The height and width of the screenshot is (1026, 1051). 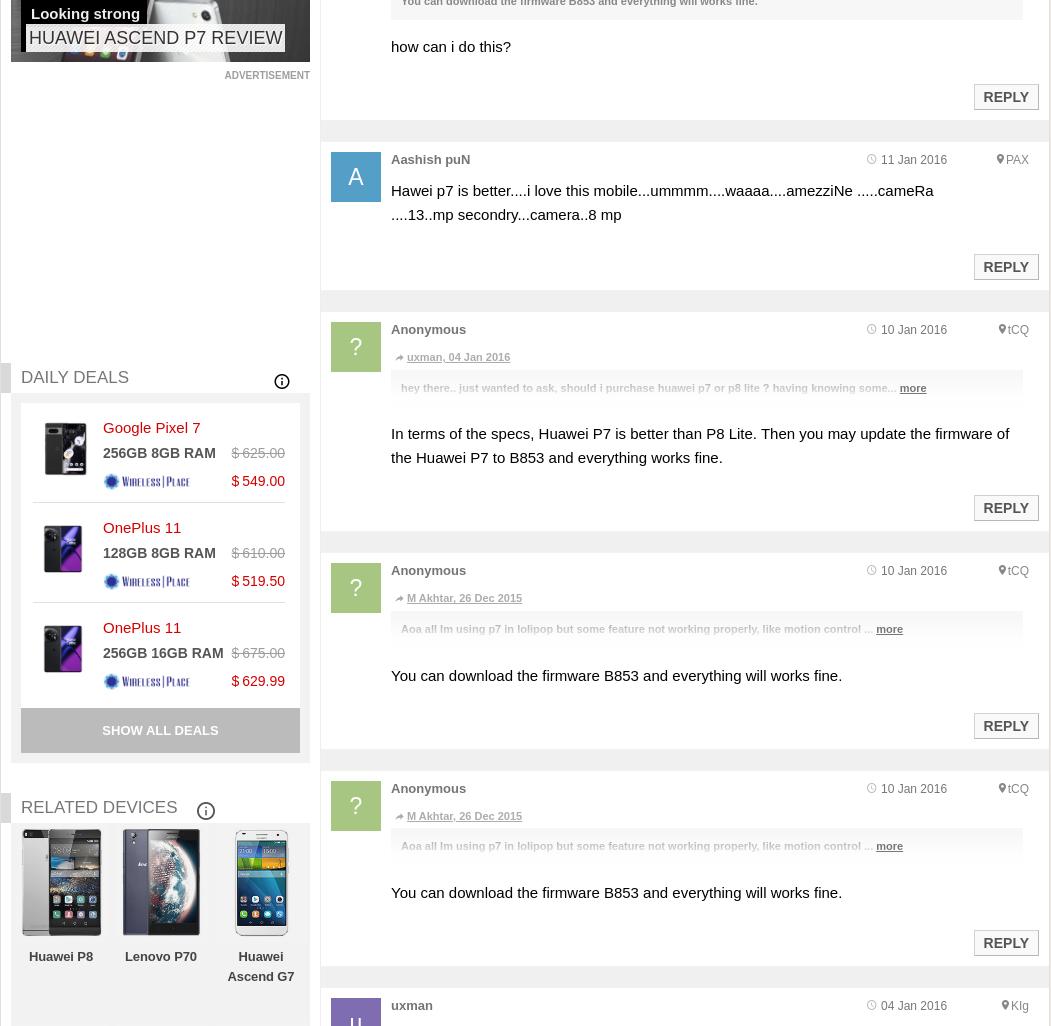 What do you see at coordinates (258, 451) in the screenshot?
I see `'$ 625.00'` at bounding box center [258, 451].